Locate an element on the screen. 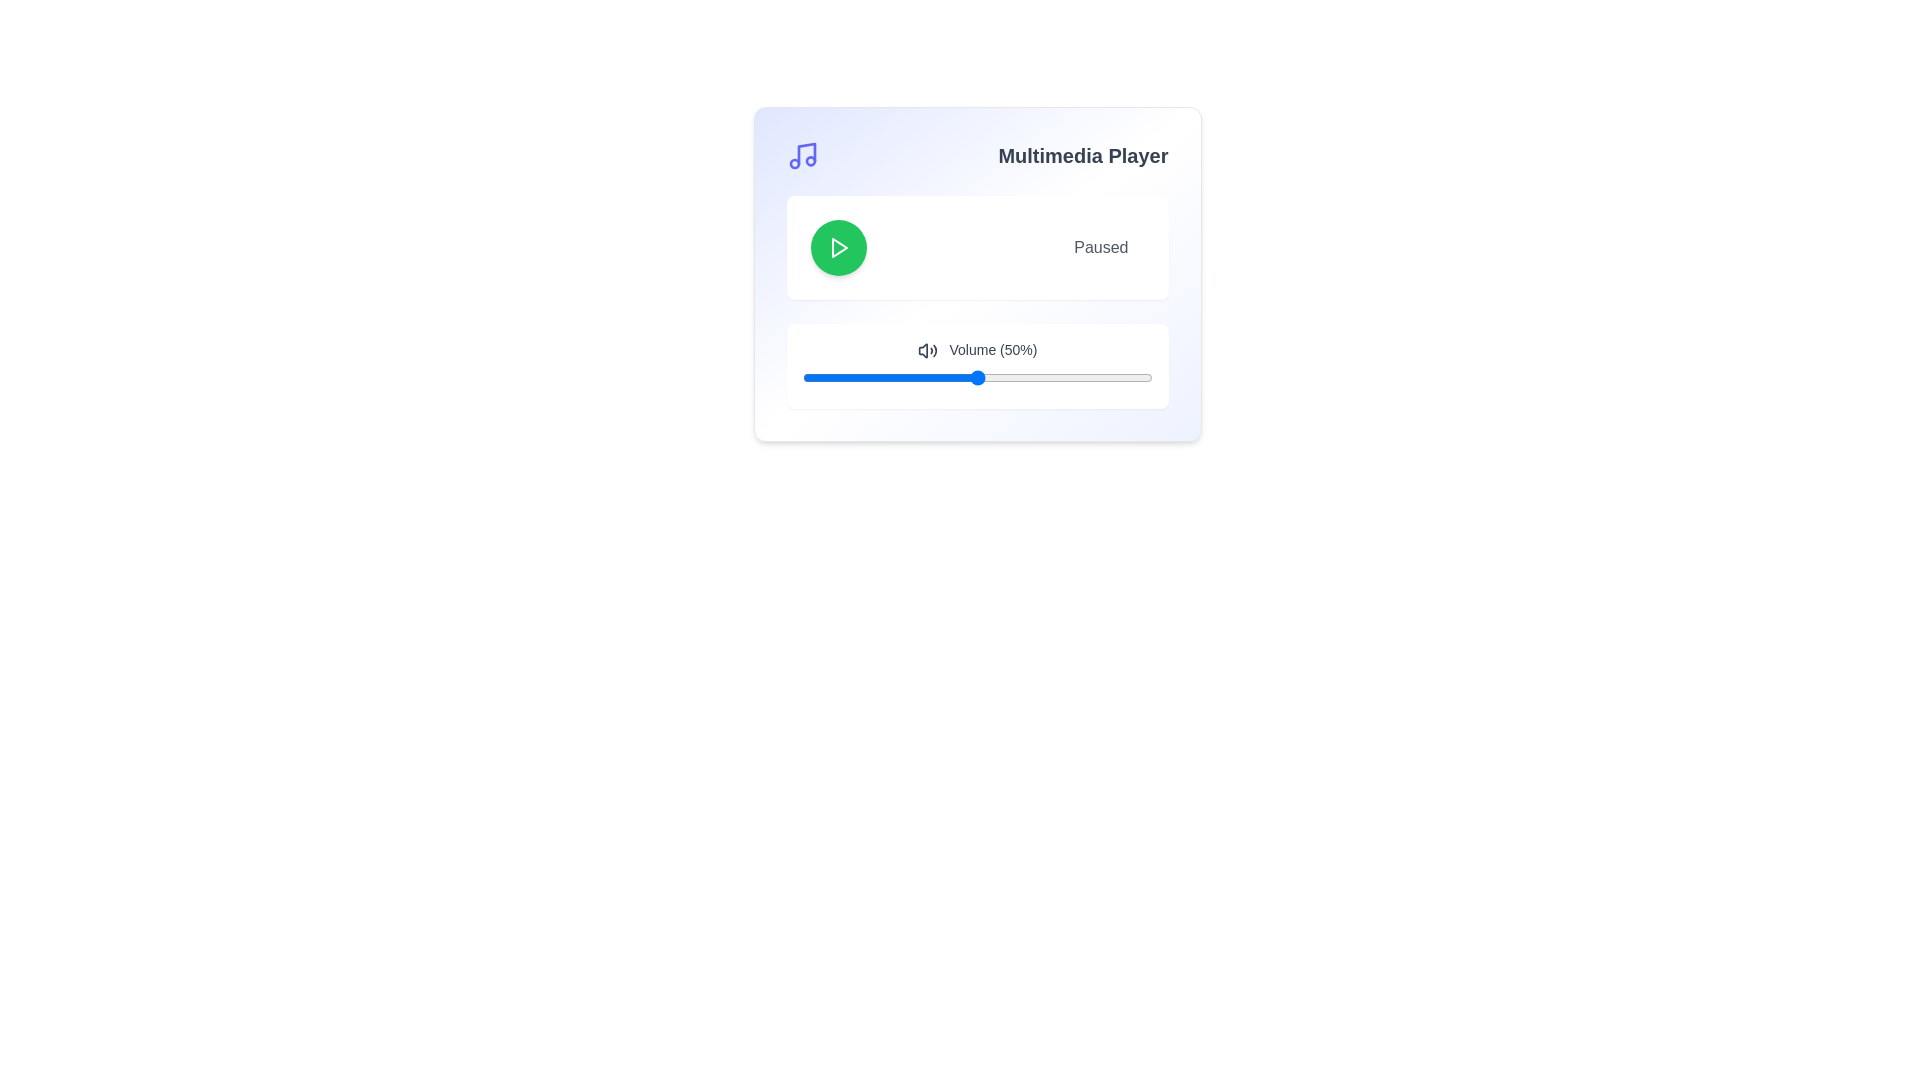 Image resolution: width=1920 pixels, height=1080 pixels. the volume control icon, which is positioned to the left of the text label 'Volume (50%)', indicating sound level adjustments is located at coordinates (926, 350).